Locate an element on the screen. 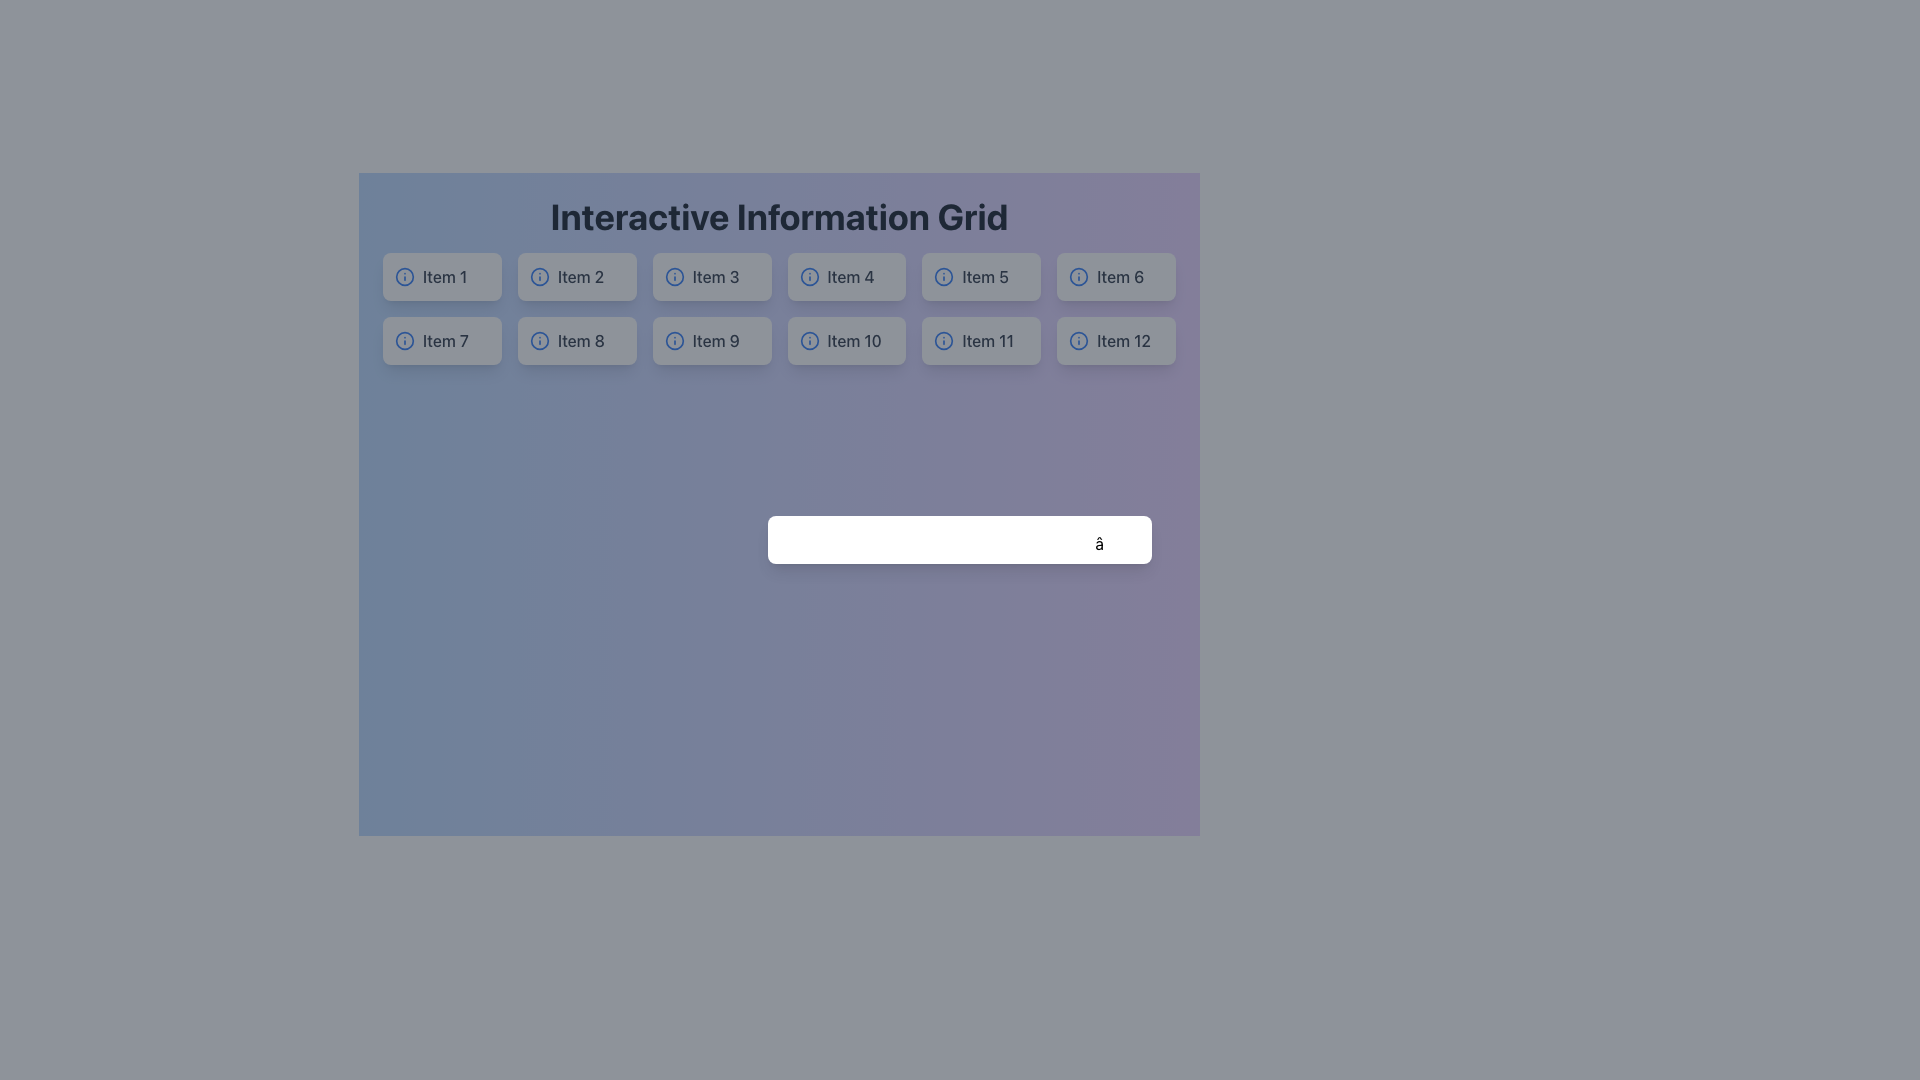 The image size is (1920, 1080). the decorative SVG circle that forms the border of the 'info' icon within the 'Item 9' button located in the second row and third column of the grid layout is located at coordinates (674, 339).